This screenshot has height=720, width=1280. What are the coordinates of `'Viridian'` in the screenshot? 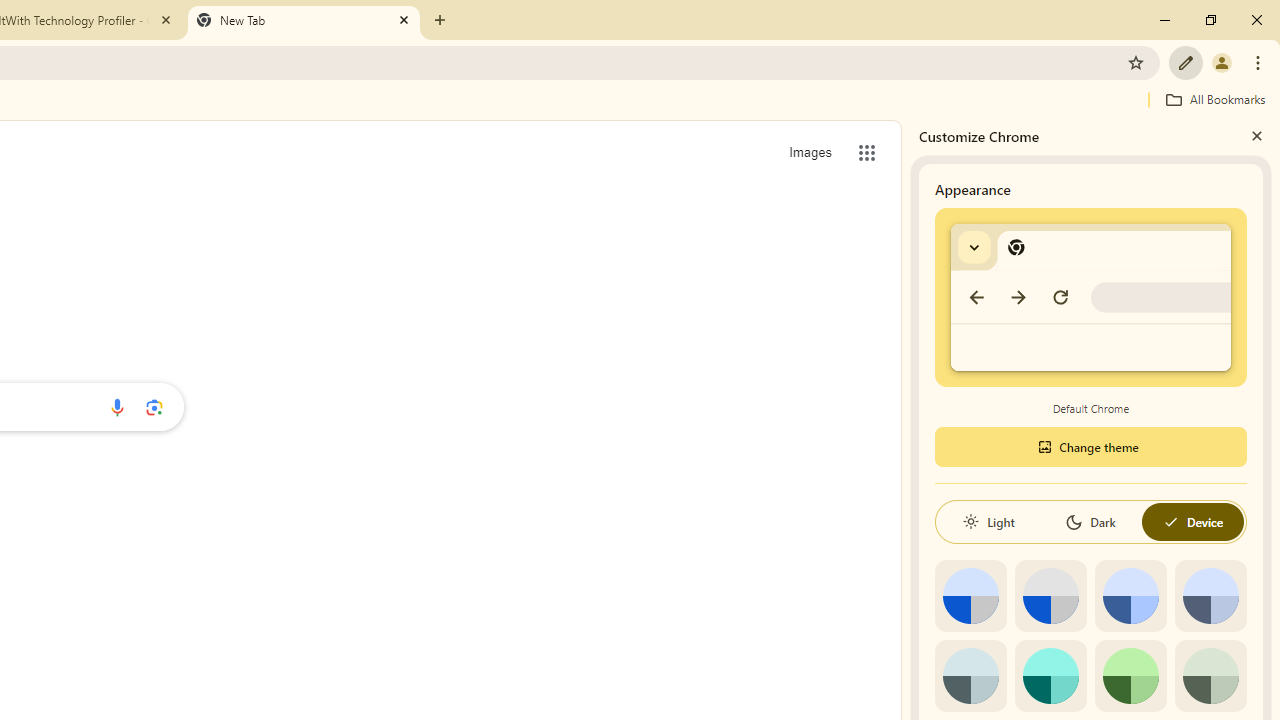 It's located at (1209, 675).